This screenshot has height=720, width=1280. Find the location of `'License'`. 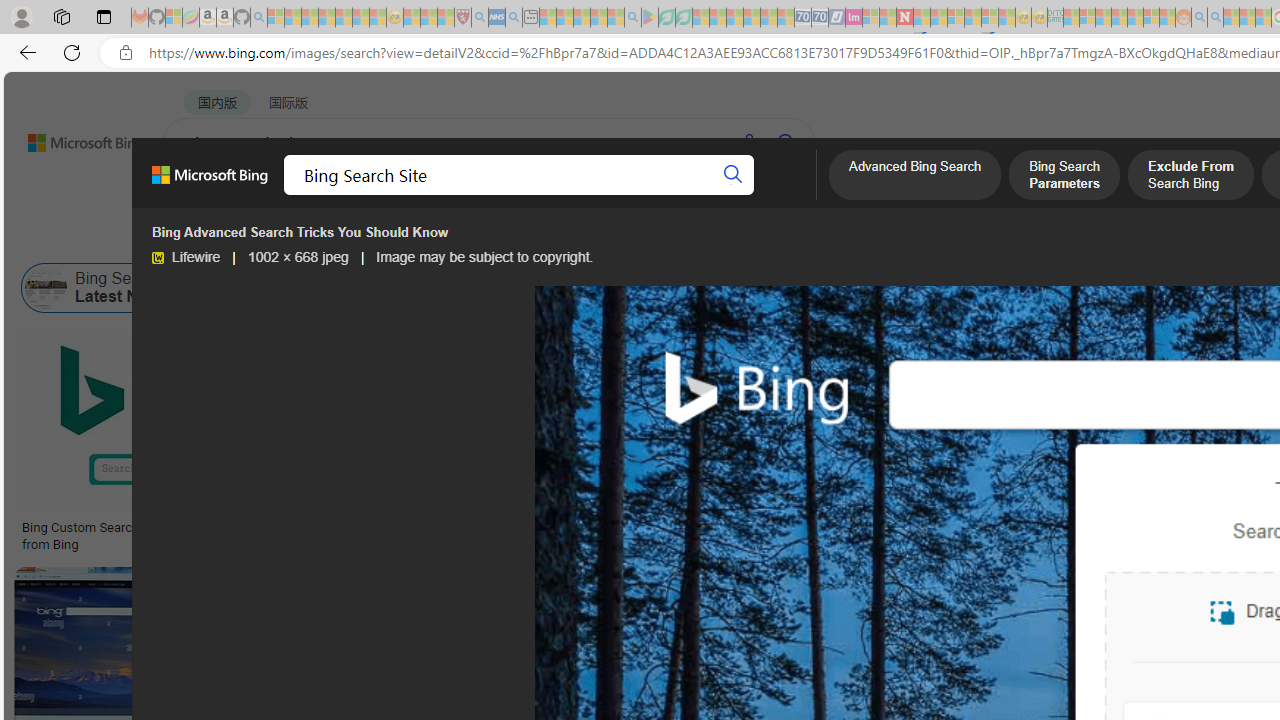

'License' is located at coordinates (664, 236).